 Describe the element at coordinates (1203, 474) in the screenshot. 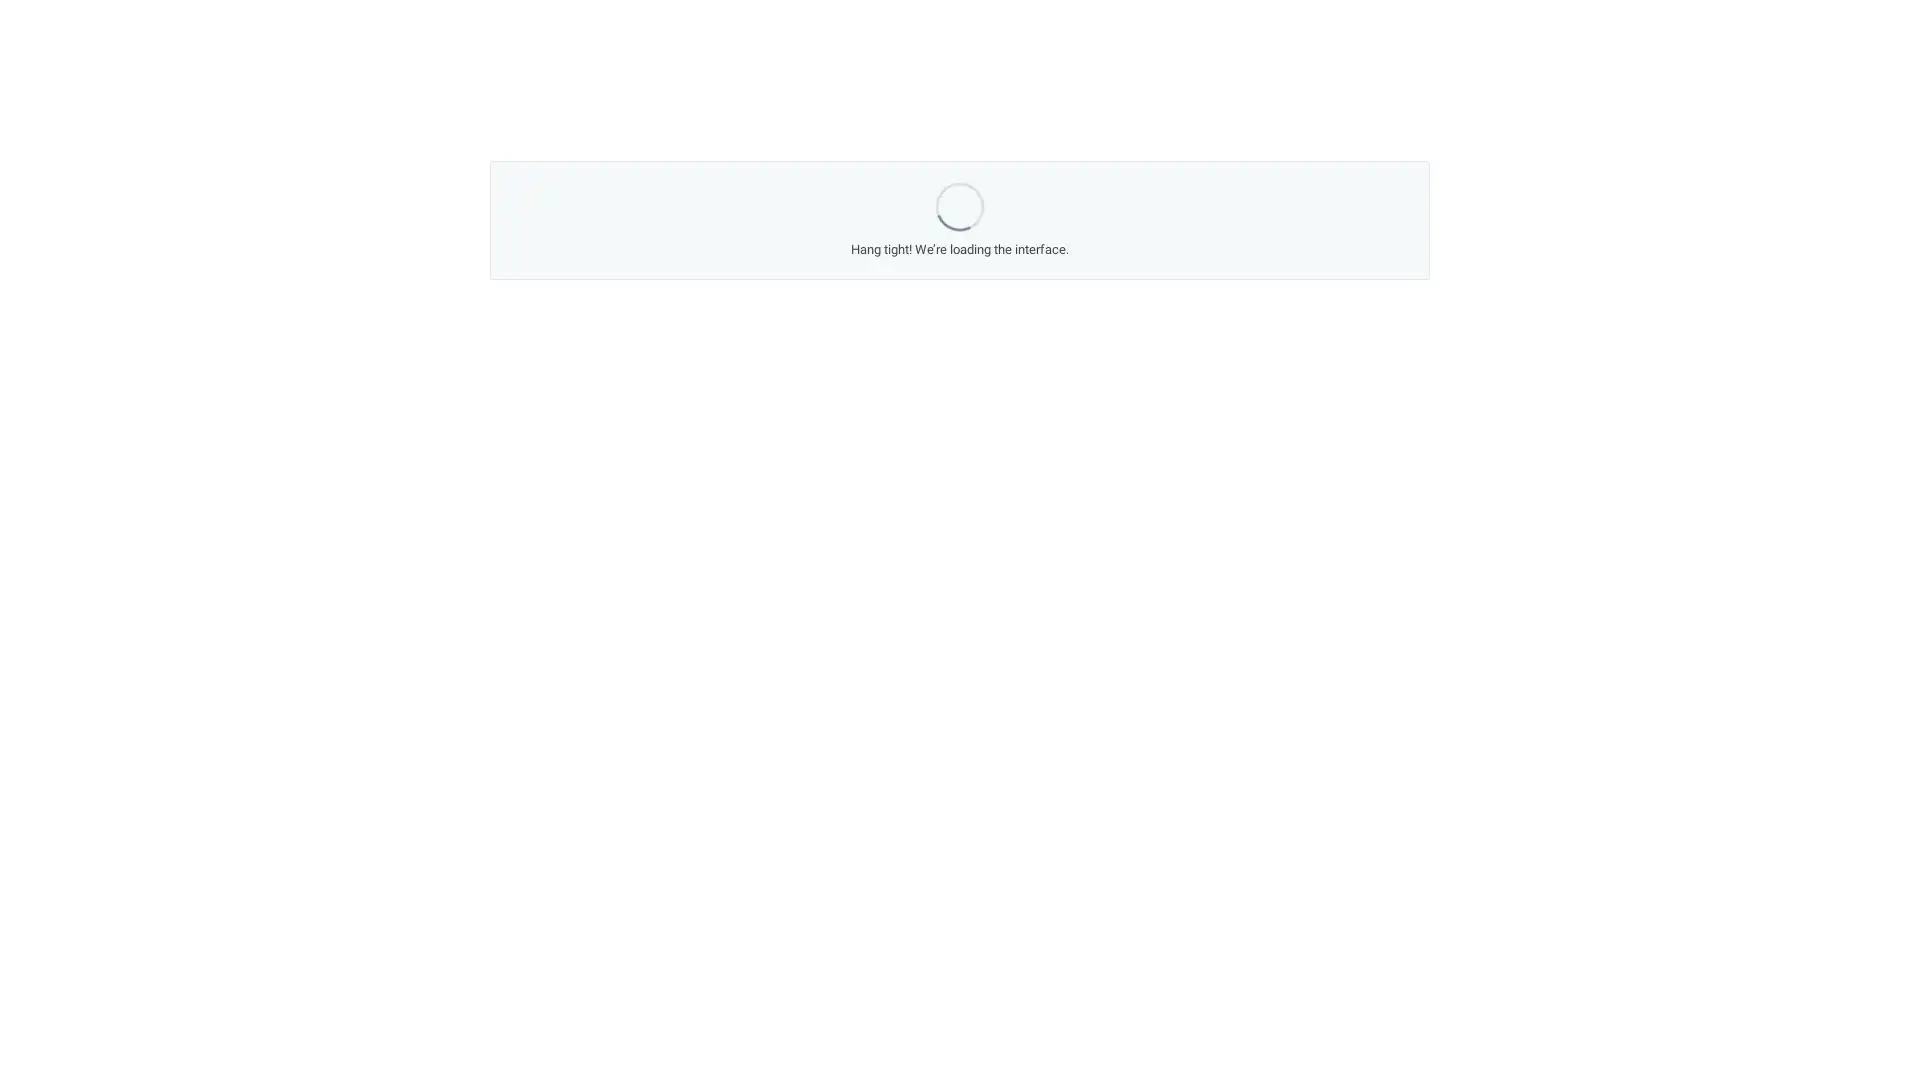

I see `Browse Directory` at that location.